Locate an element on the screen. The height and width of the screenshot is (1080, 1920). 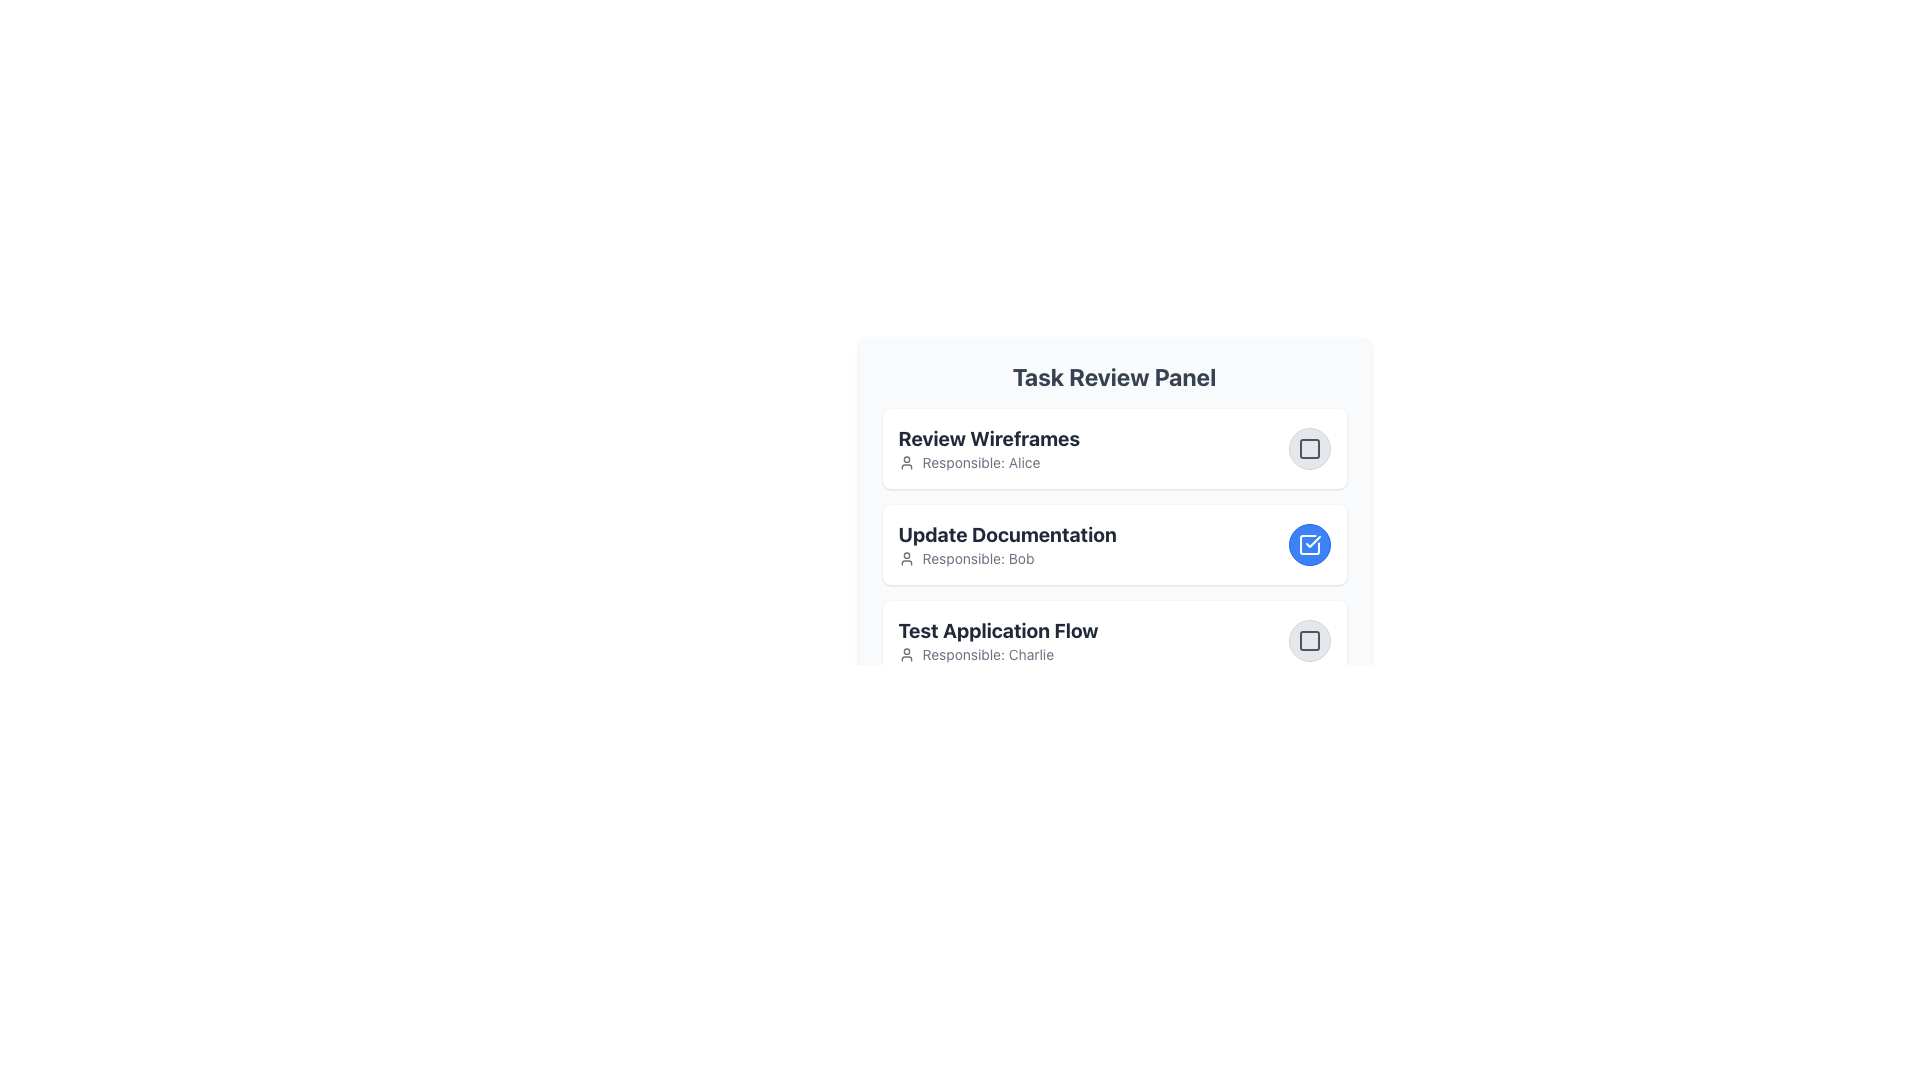
text content of the descriptor label for the task labeled 'Test Application Flow', located in the third section of a vertically stacked list, above the subtext 'Responsible: Charlie' is located at coordinates (998, 631).